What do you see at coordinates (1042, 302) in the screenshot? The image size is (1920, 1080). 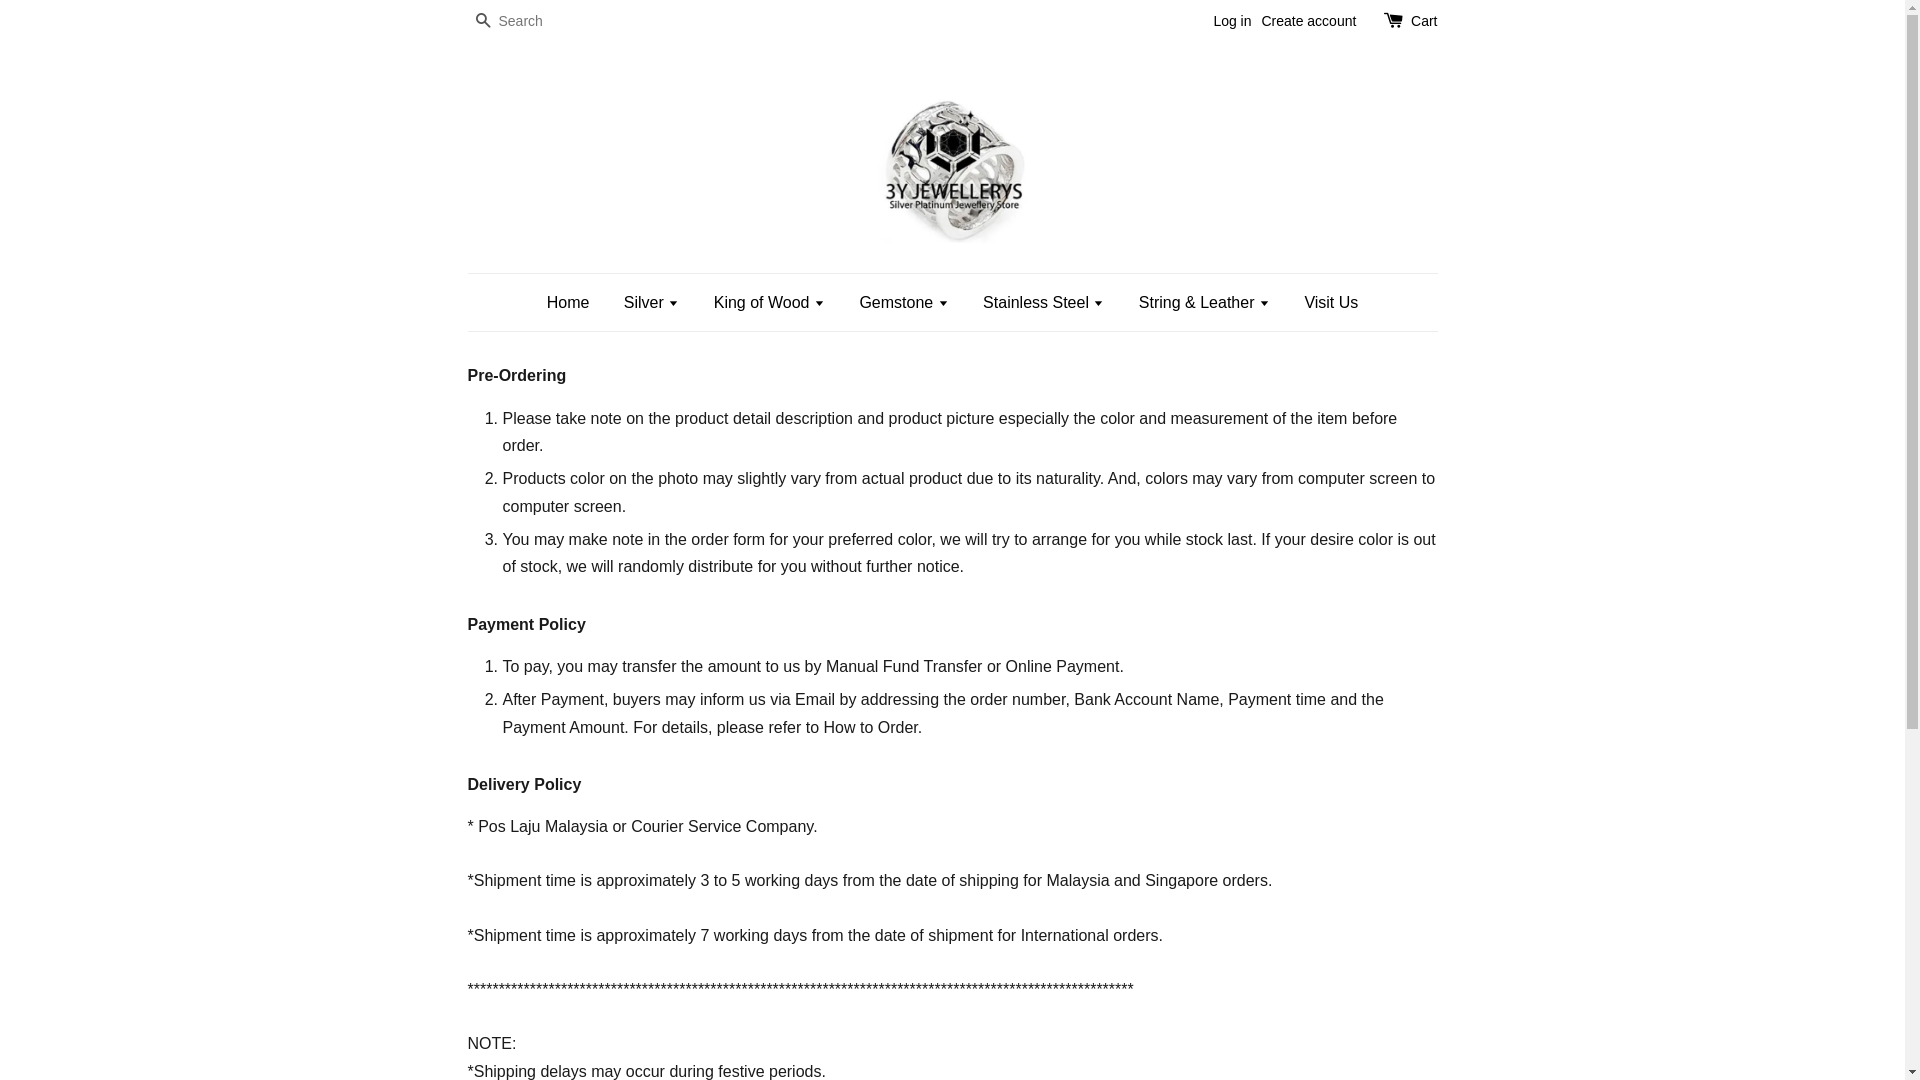 I see `'Stainless Steel'` at bounding box center [1042, 302].